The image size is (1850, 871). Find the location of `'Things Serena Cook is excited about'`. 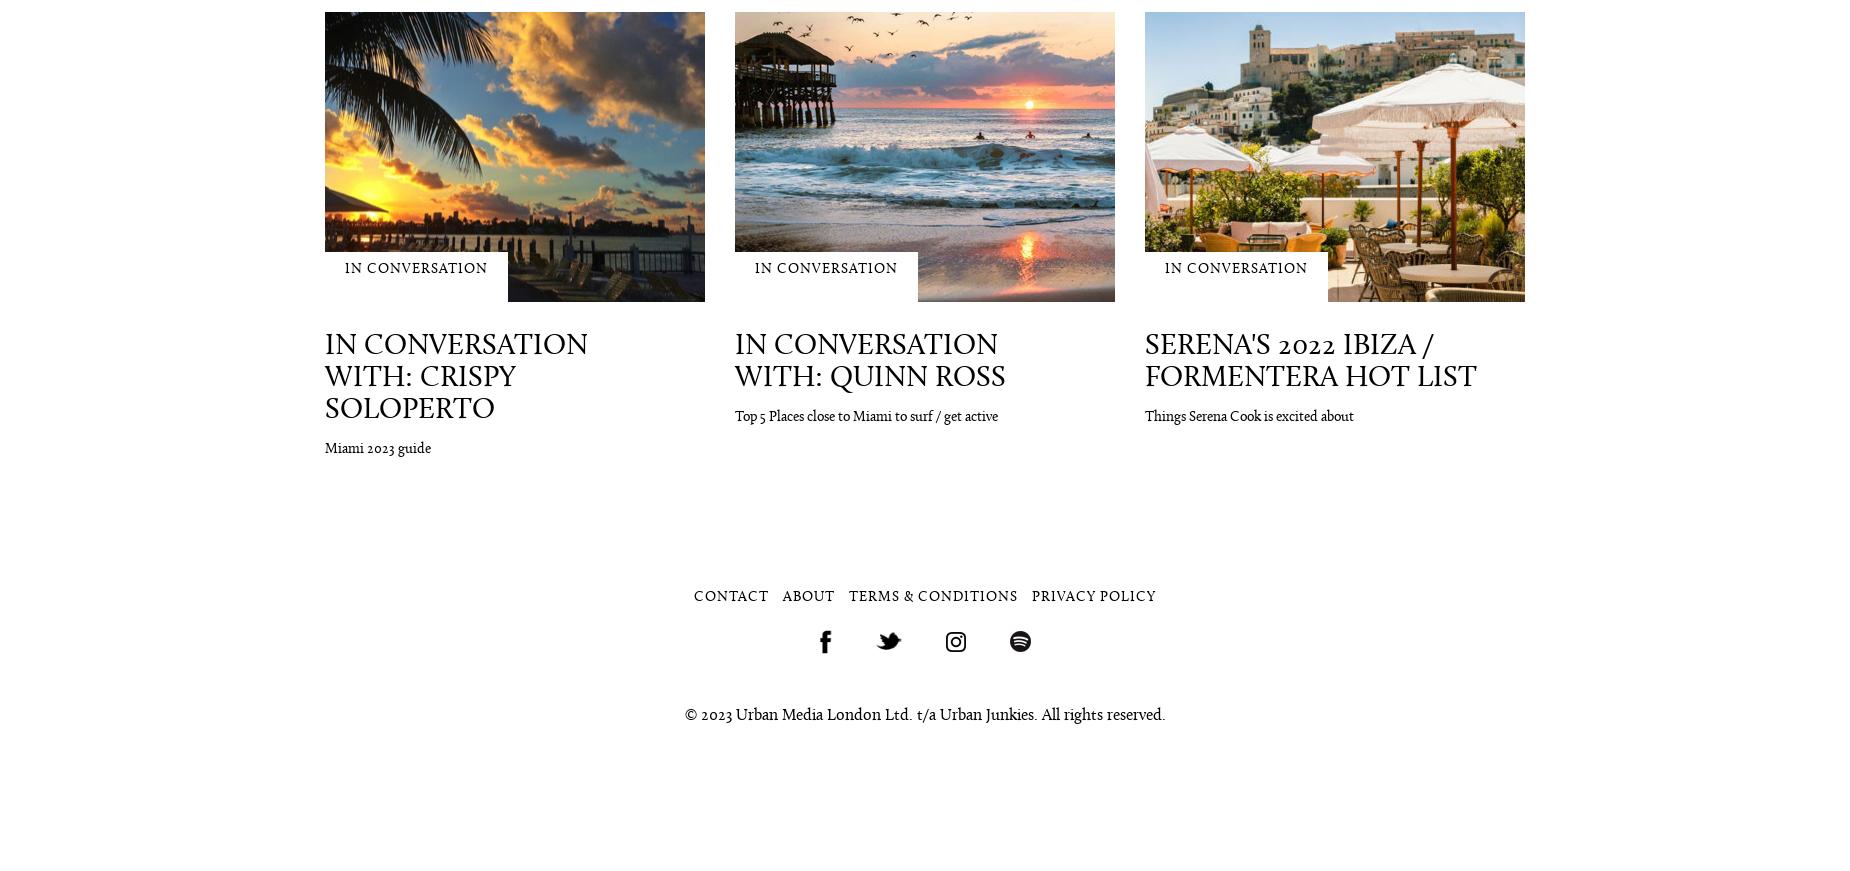

'Things Serena Cook is excited about' is located at coordinates (1143, 416).